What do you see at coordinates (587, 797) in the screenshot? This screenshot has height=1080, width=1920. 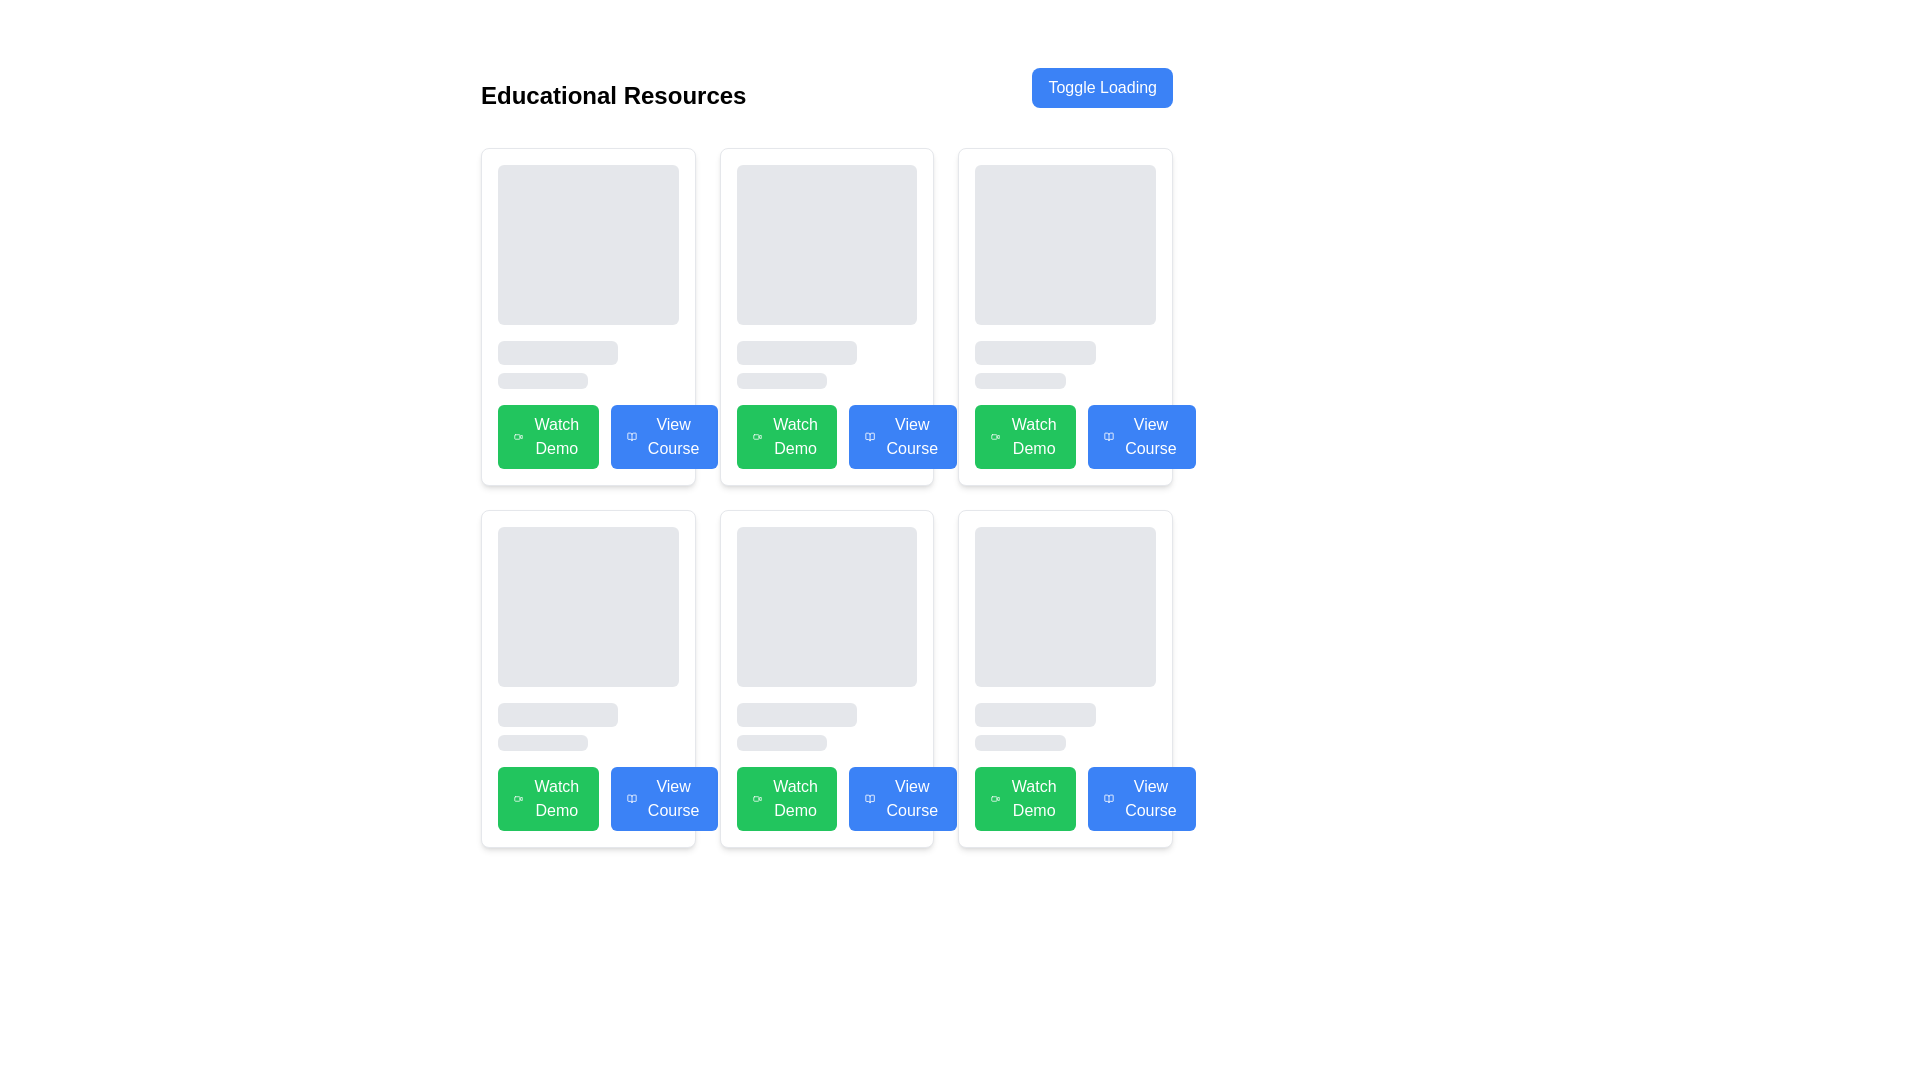 I see `the green button labeled 'Watch Demo' to enable keyboard interaction for further actions` at bounding box center [587, 797].